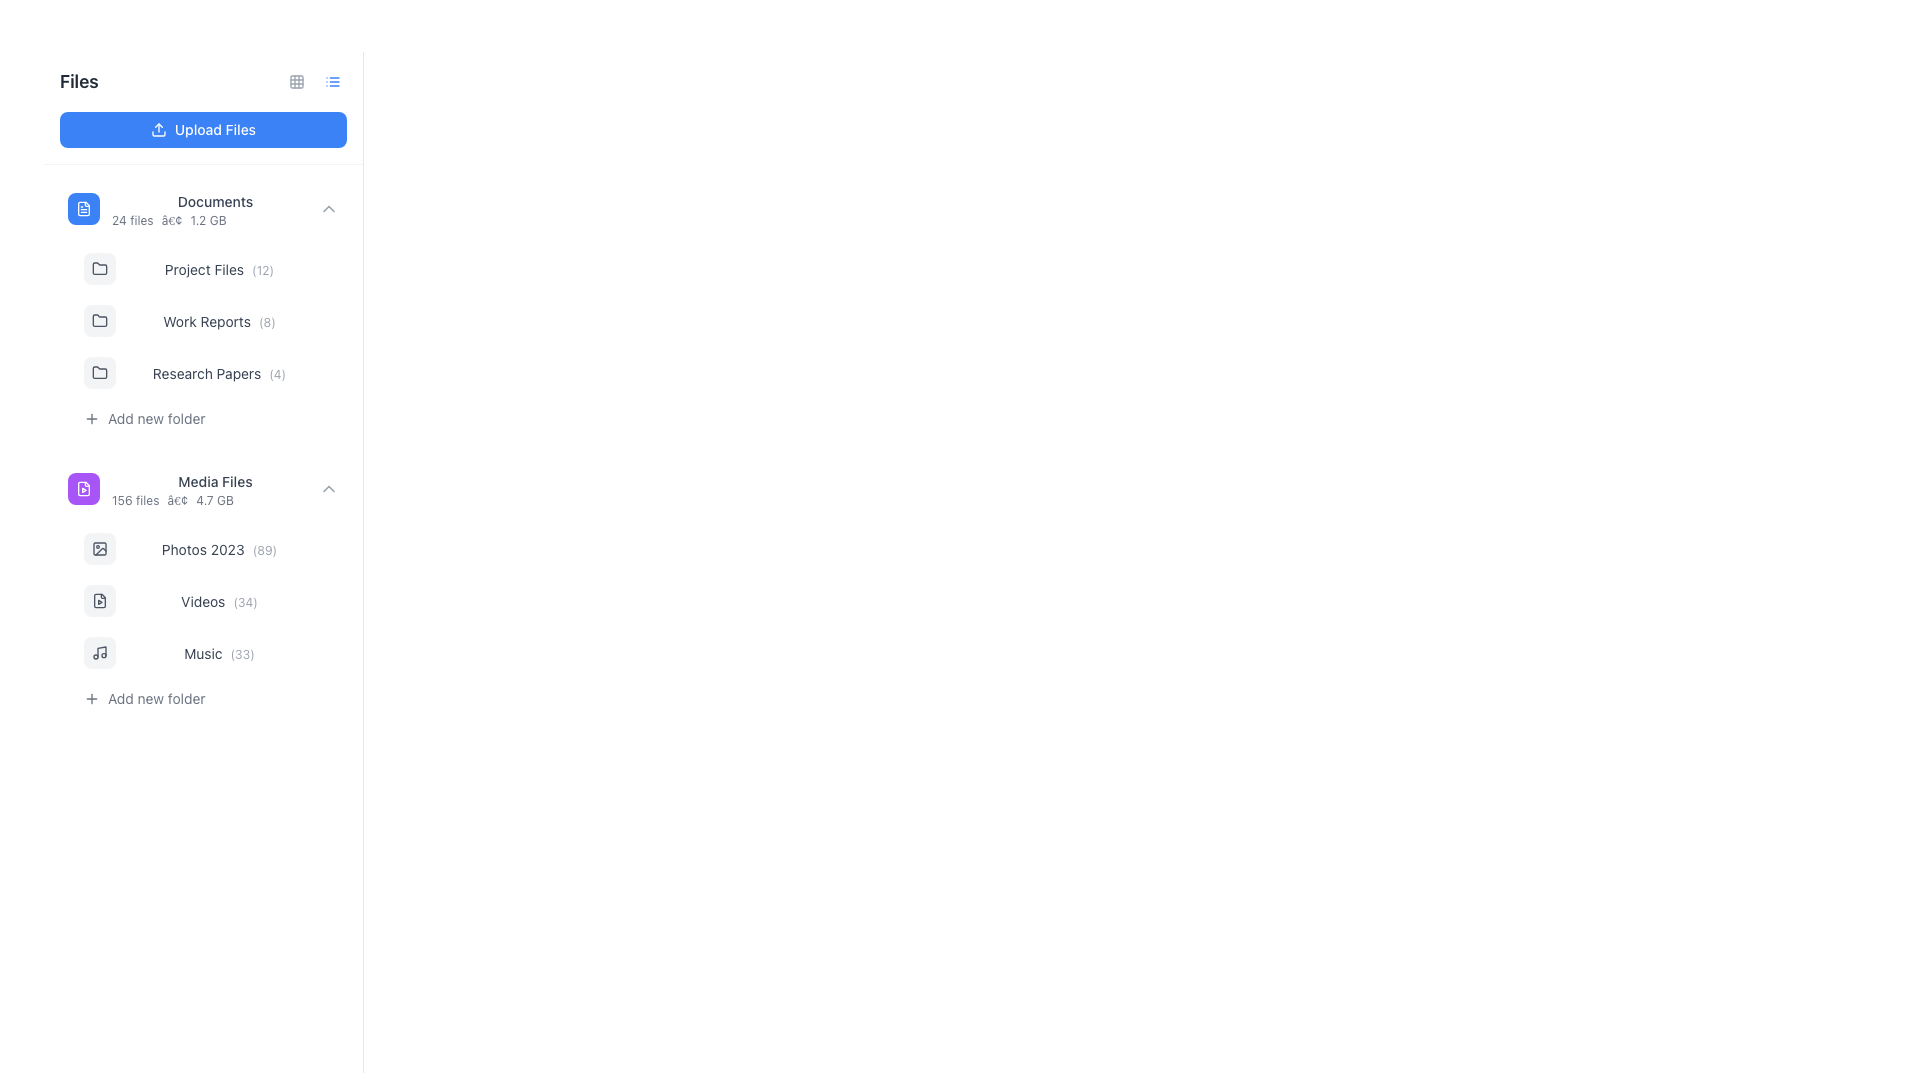 The width and height of the screenshot is (1920, 1080). I want to click on the white video file icon with a purple background located in the 'Media Files' section of the left-hand sidebar, so click(82, 489).